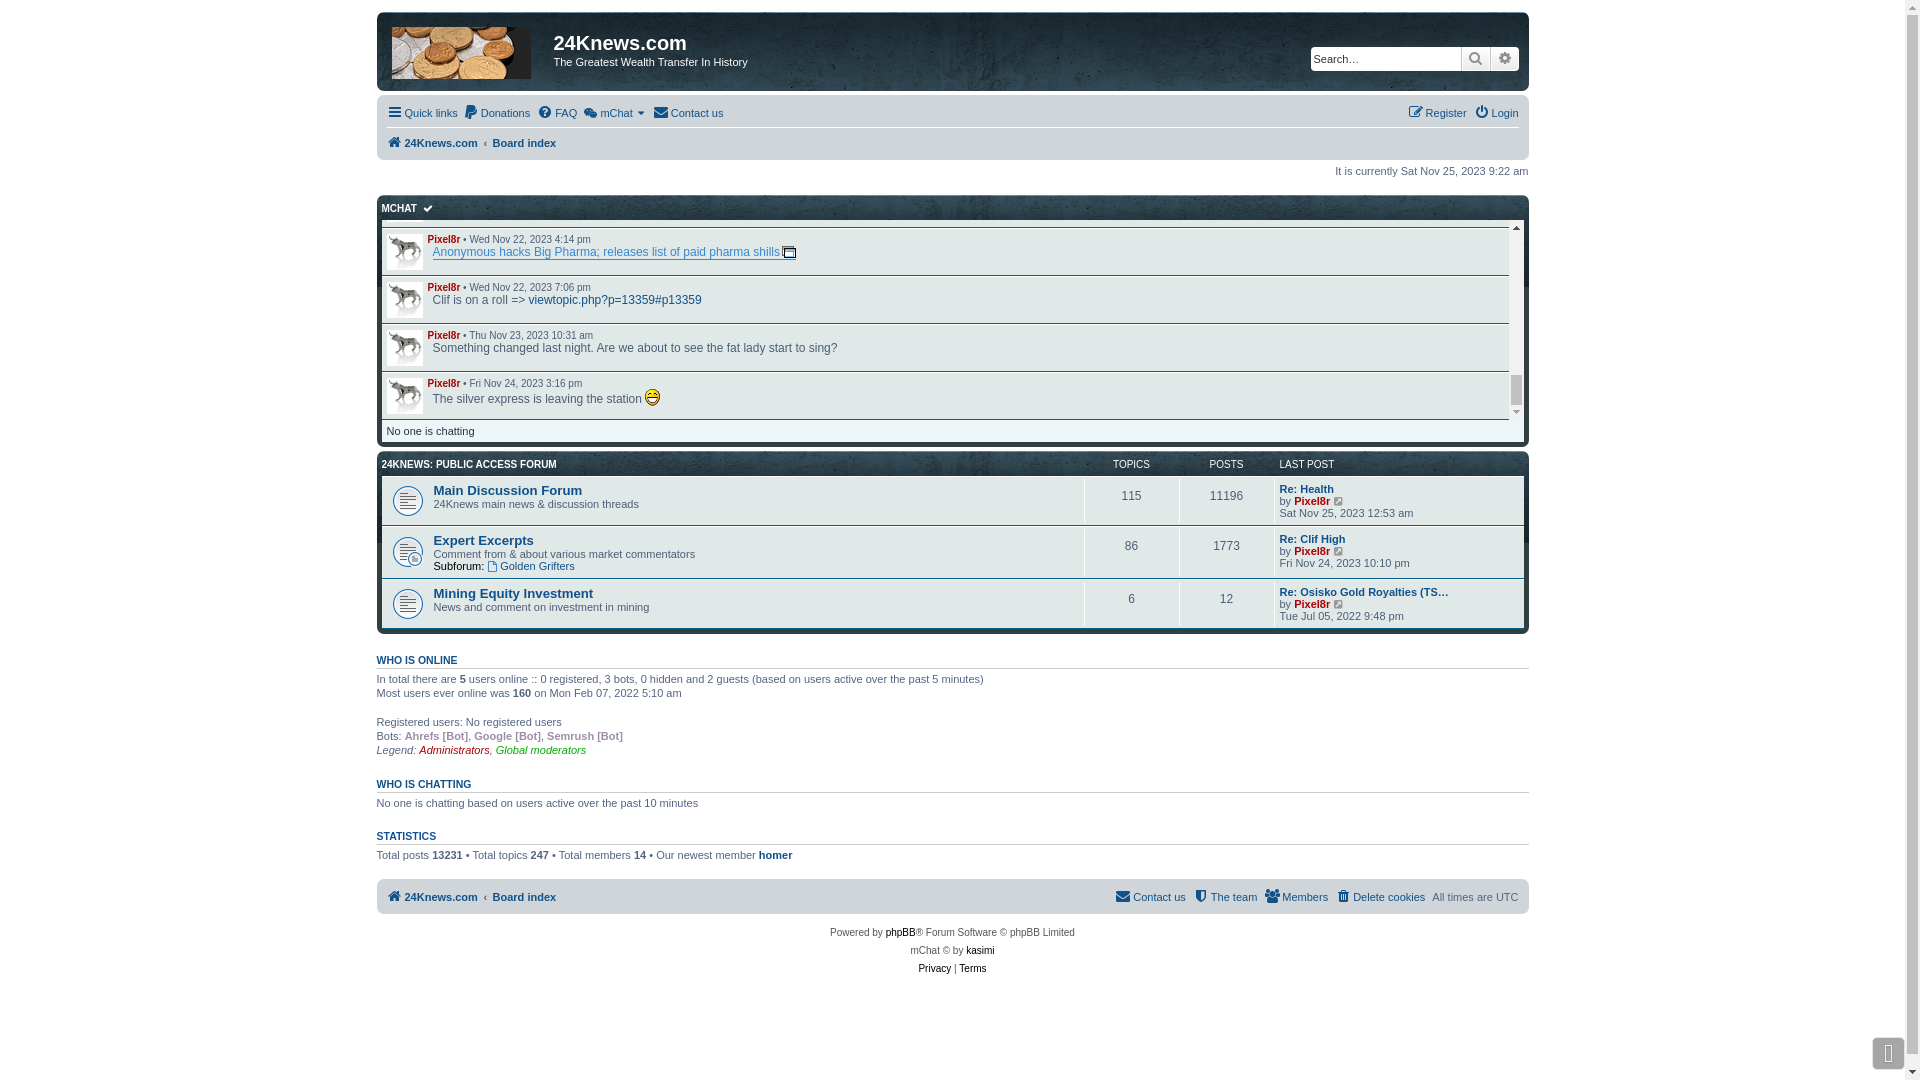 Image resolution: width=1920 pixels, height=1080 pixels. I want to click on 'Advanced search', so click(1503, 57).